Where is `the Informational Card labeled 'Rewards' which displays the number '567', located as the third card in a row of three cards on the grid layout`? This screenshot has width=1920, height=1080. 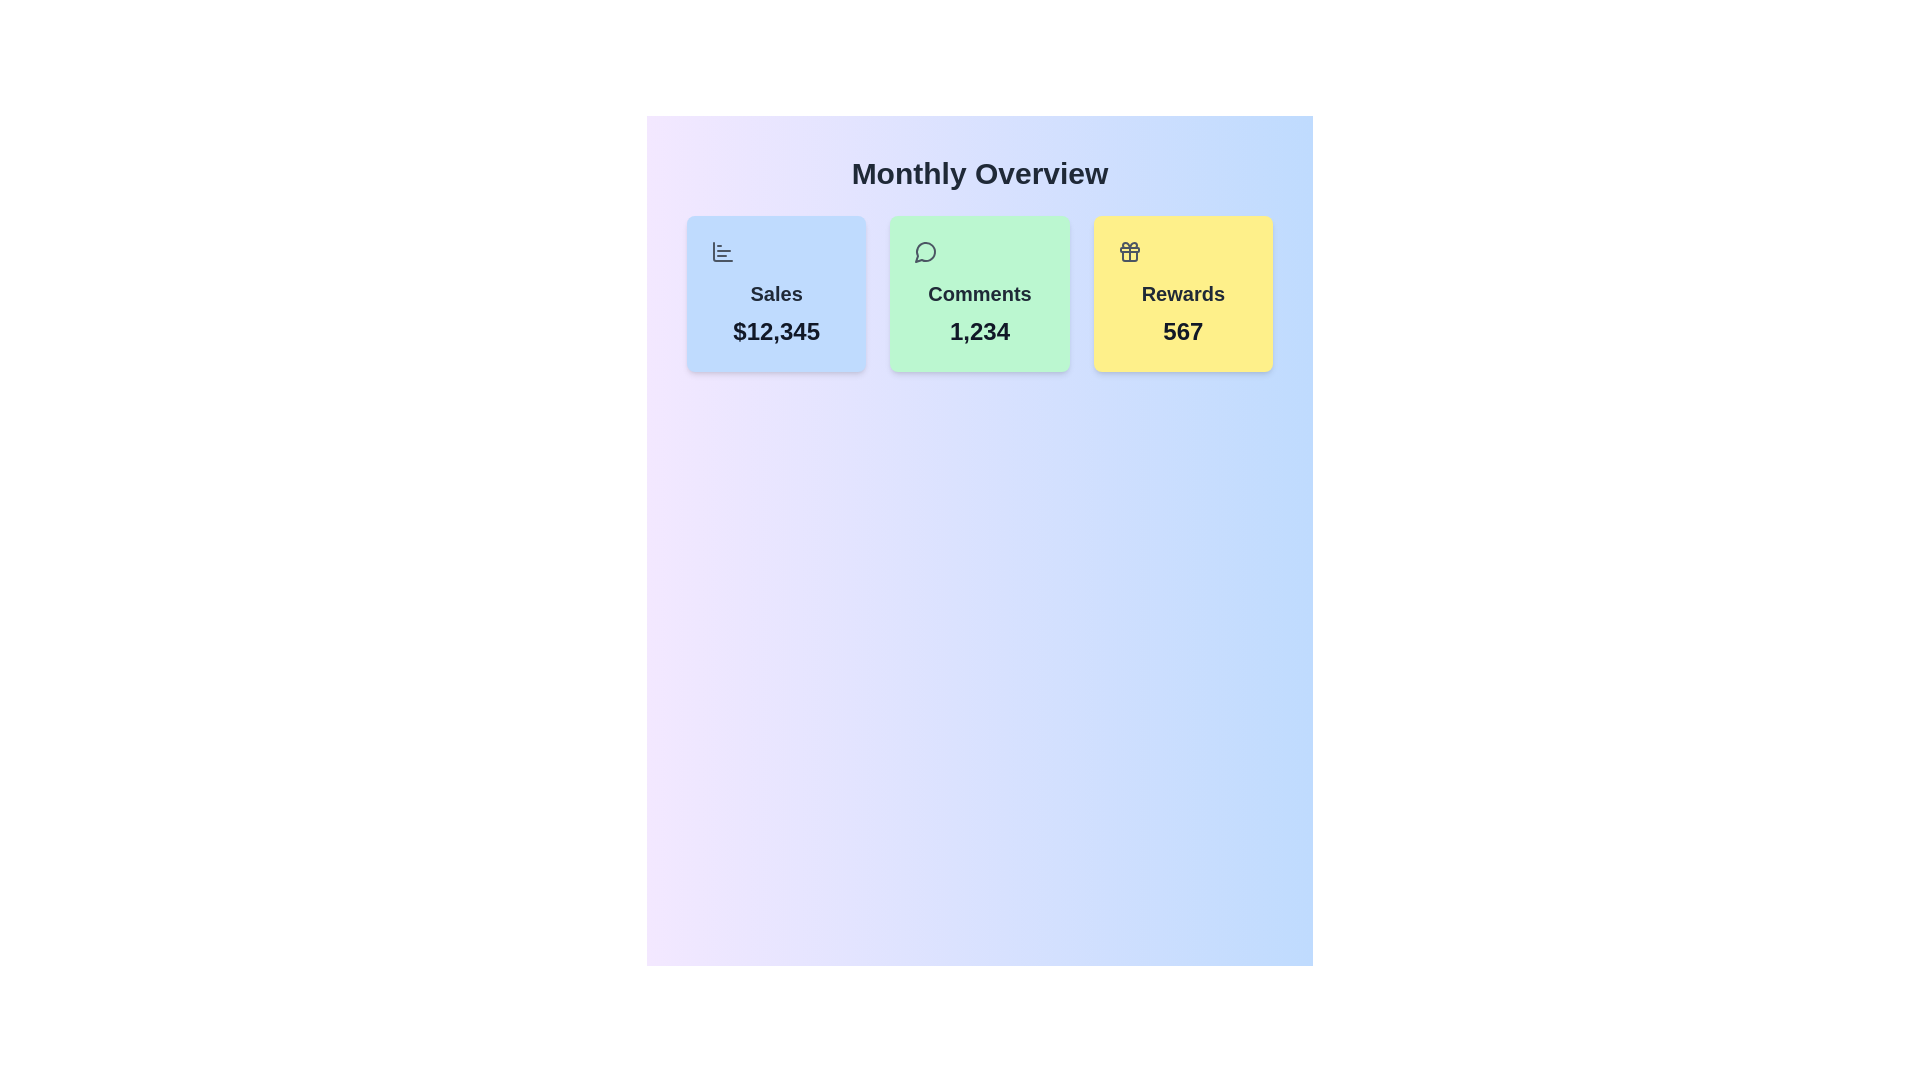
the Informational Card labeled 'Rewards' which displays the number '567', located as the third card in a row of three cards on the grid layout is located at coordinates (1183, 293).